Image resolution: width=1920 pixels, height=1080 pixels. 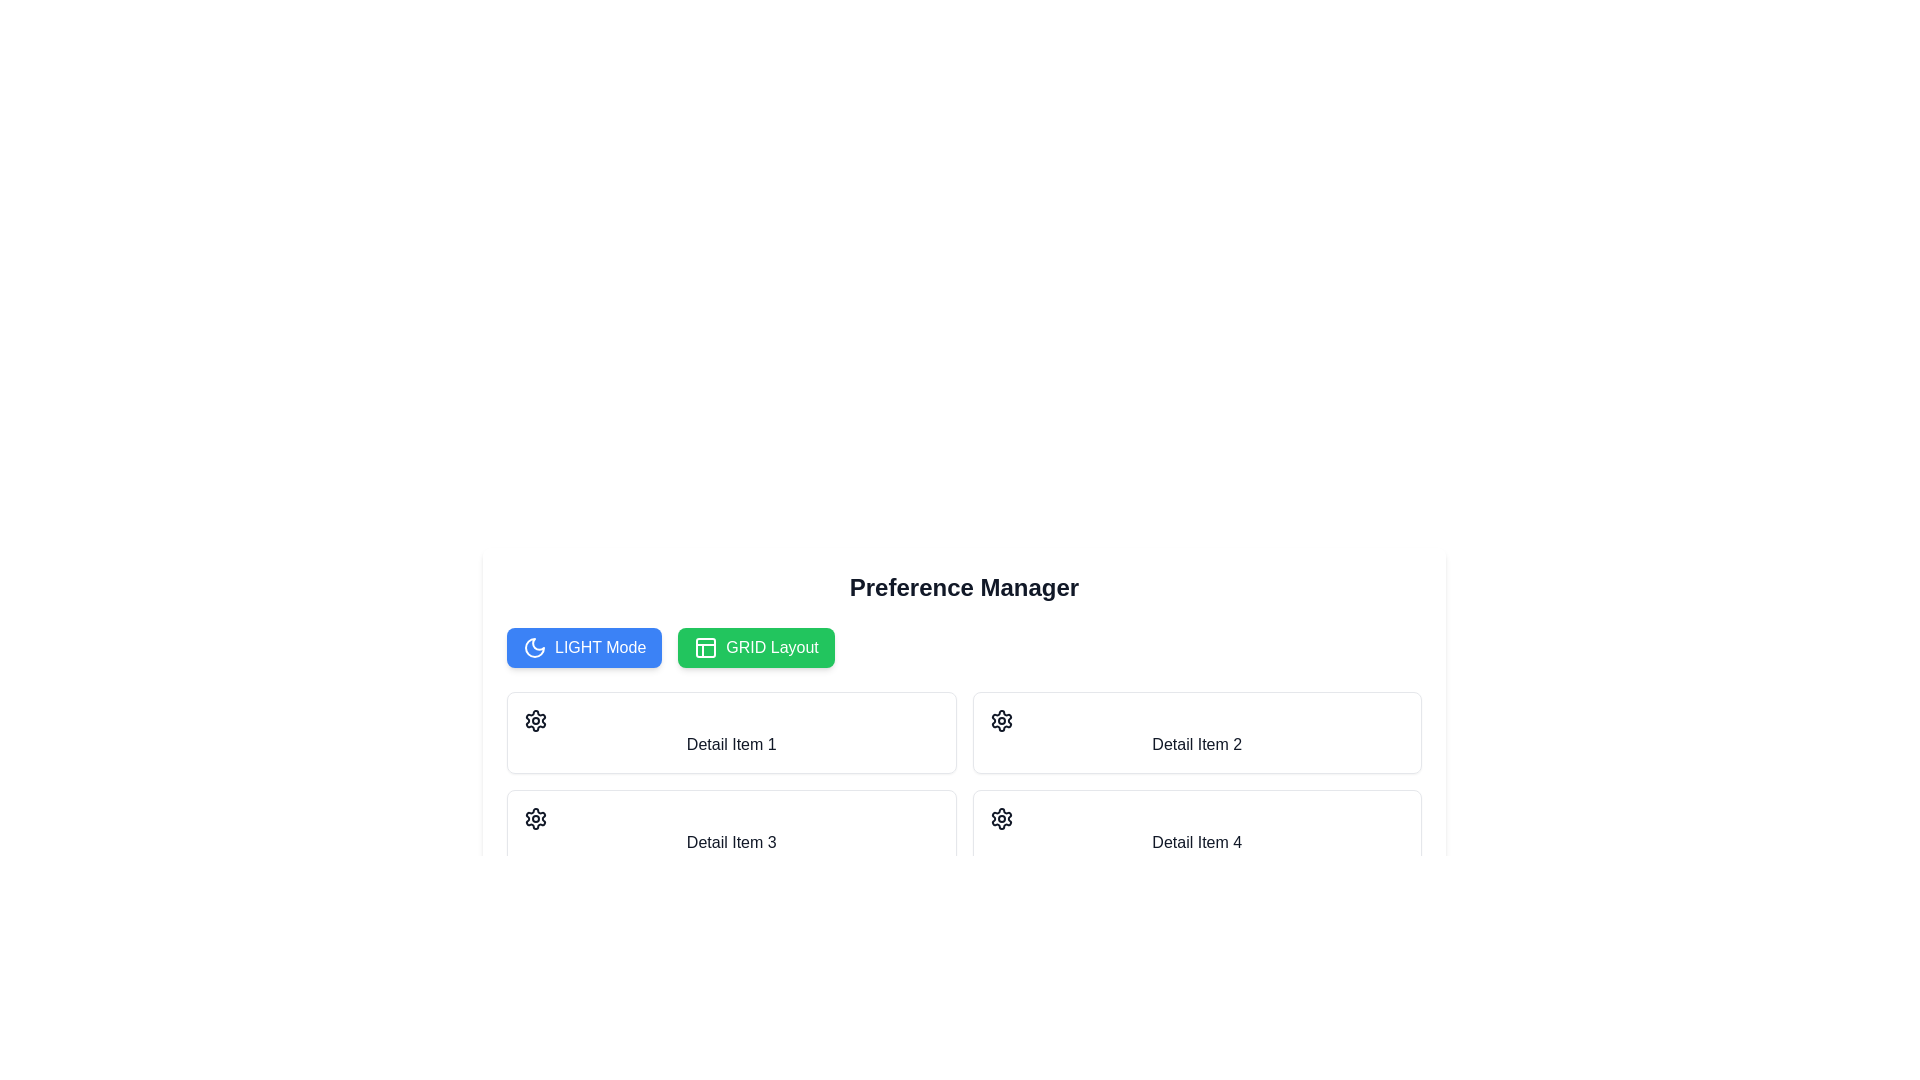 What do you see at coordinates (706, 648) in the screenshot?
I see `the SVG icon within the green button labeled 'GRID Layout', which is part of the layout options button group` at bounding box center [706, 648].